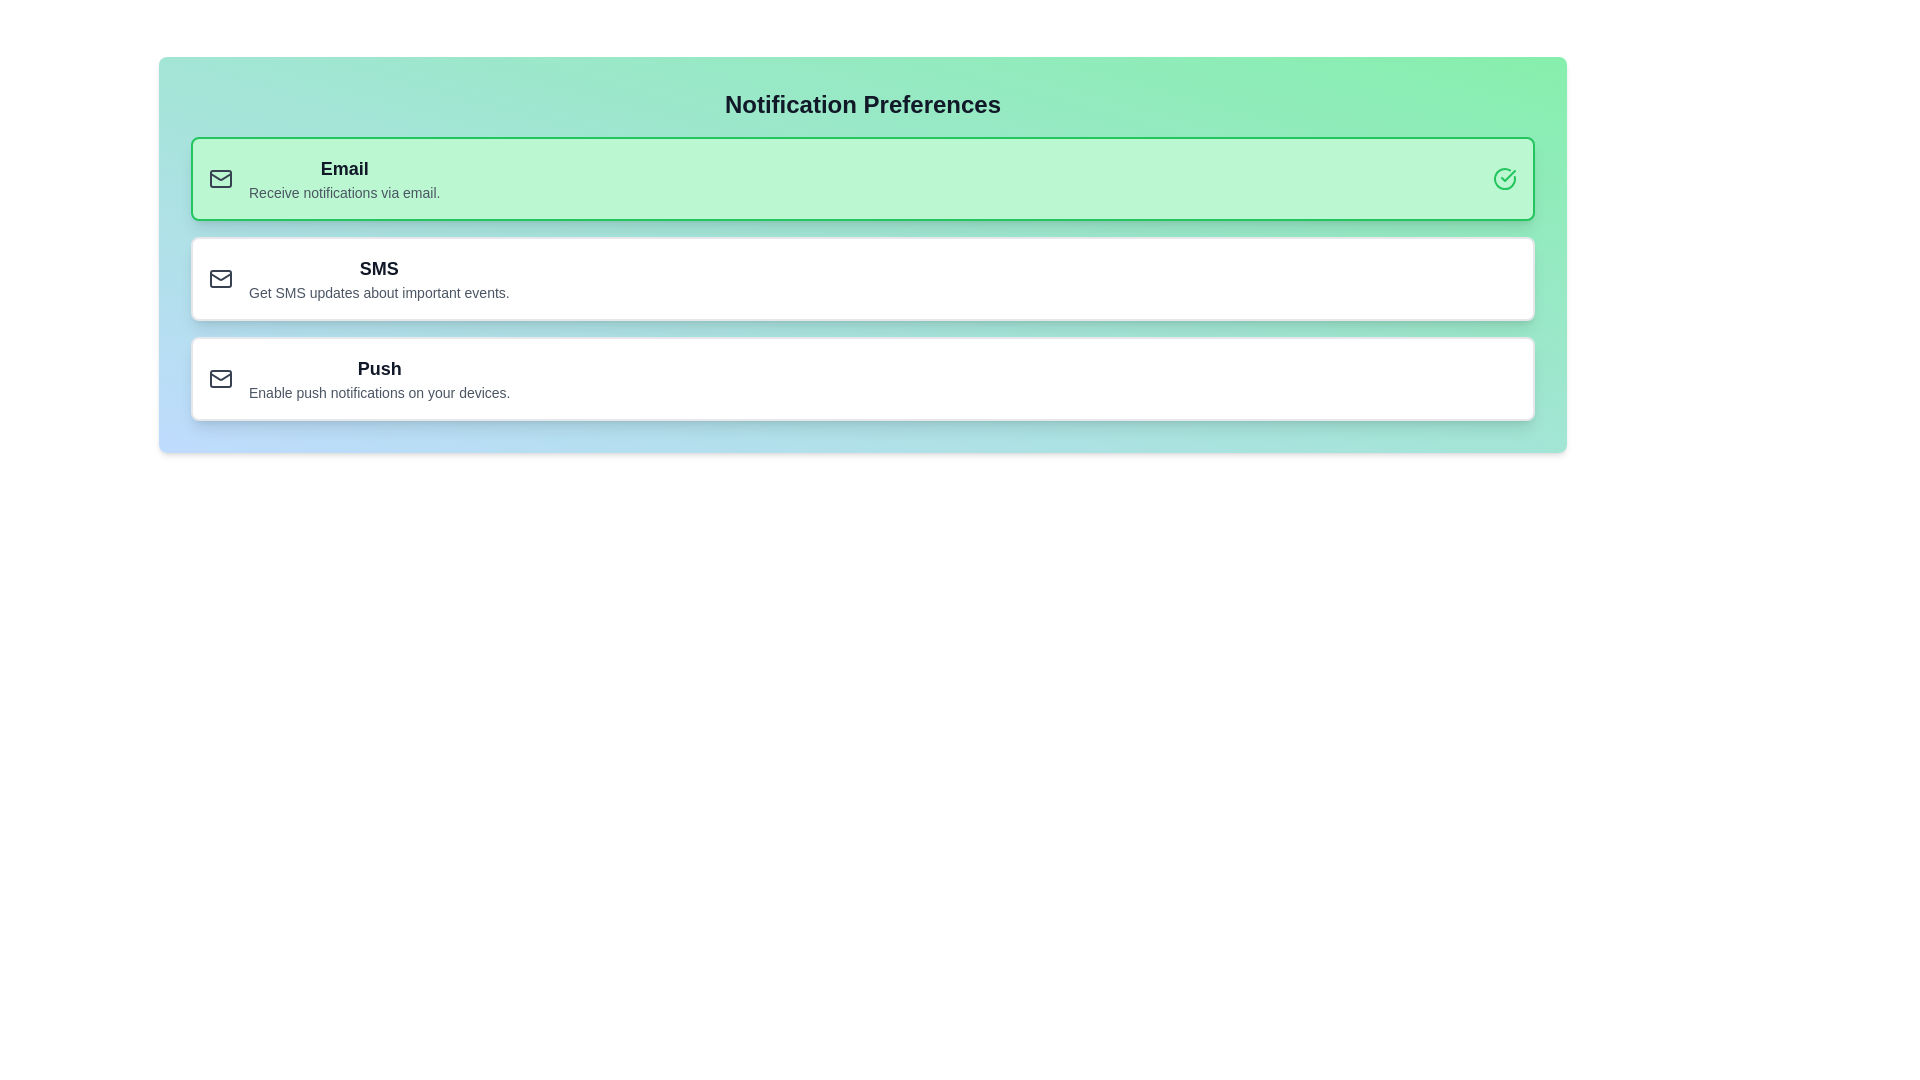  I want to click on the inner triangular line at the bottom folding edge of the envelope icon, located to the left of the 'Email' text in the first notification preference row, so click(220, 175).